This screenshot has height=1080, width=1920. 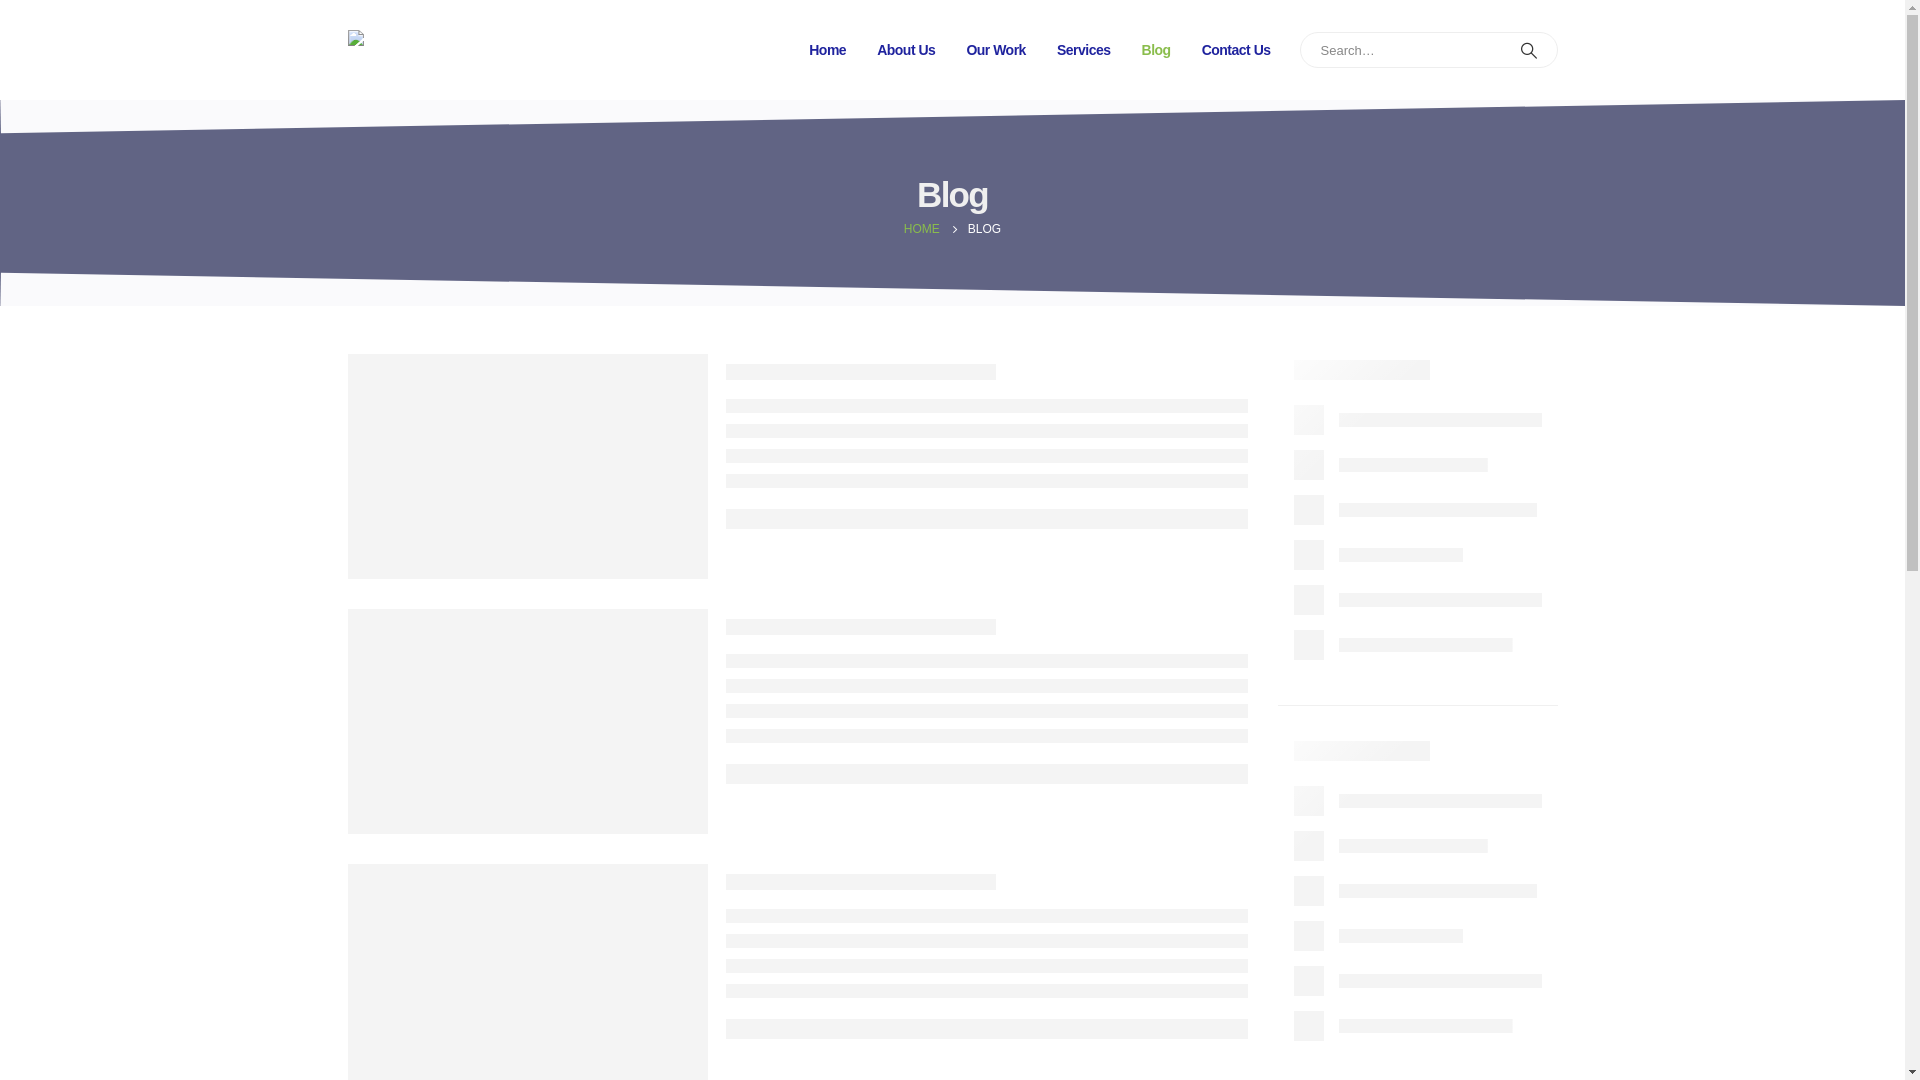 I want to click on 'Contact Us', so click(x=1235, y=49).